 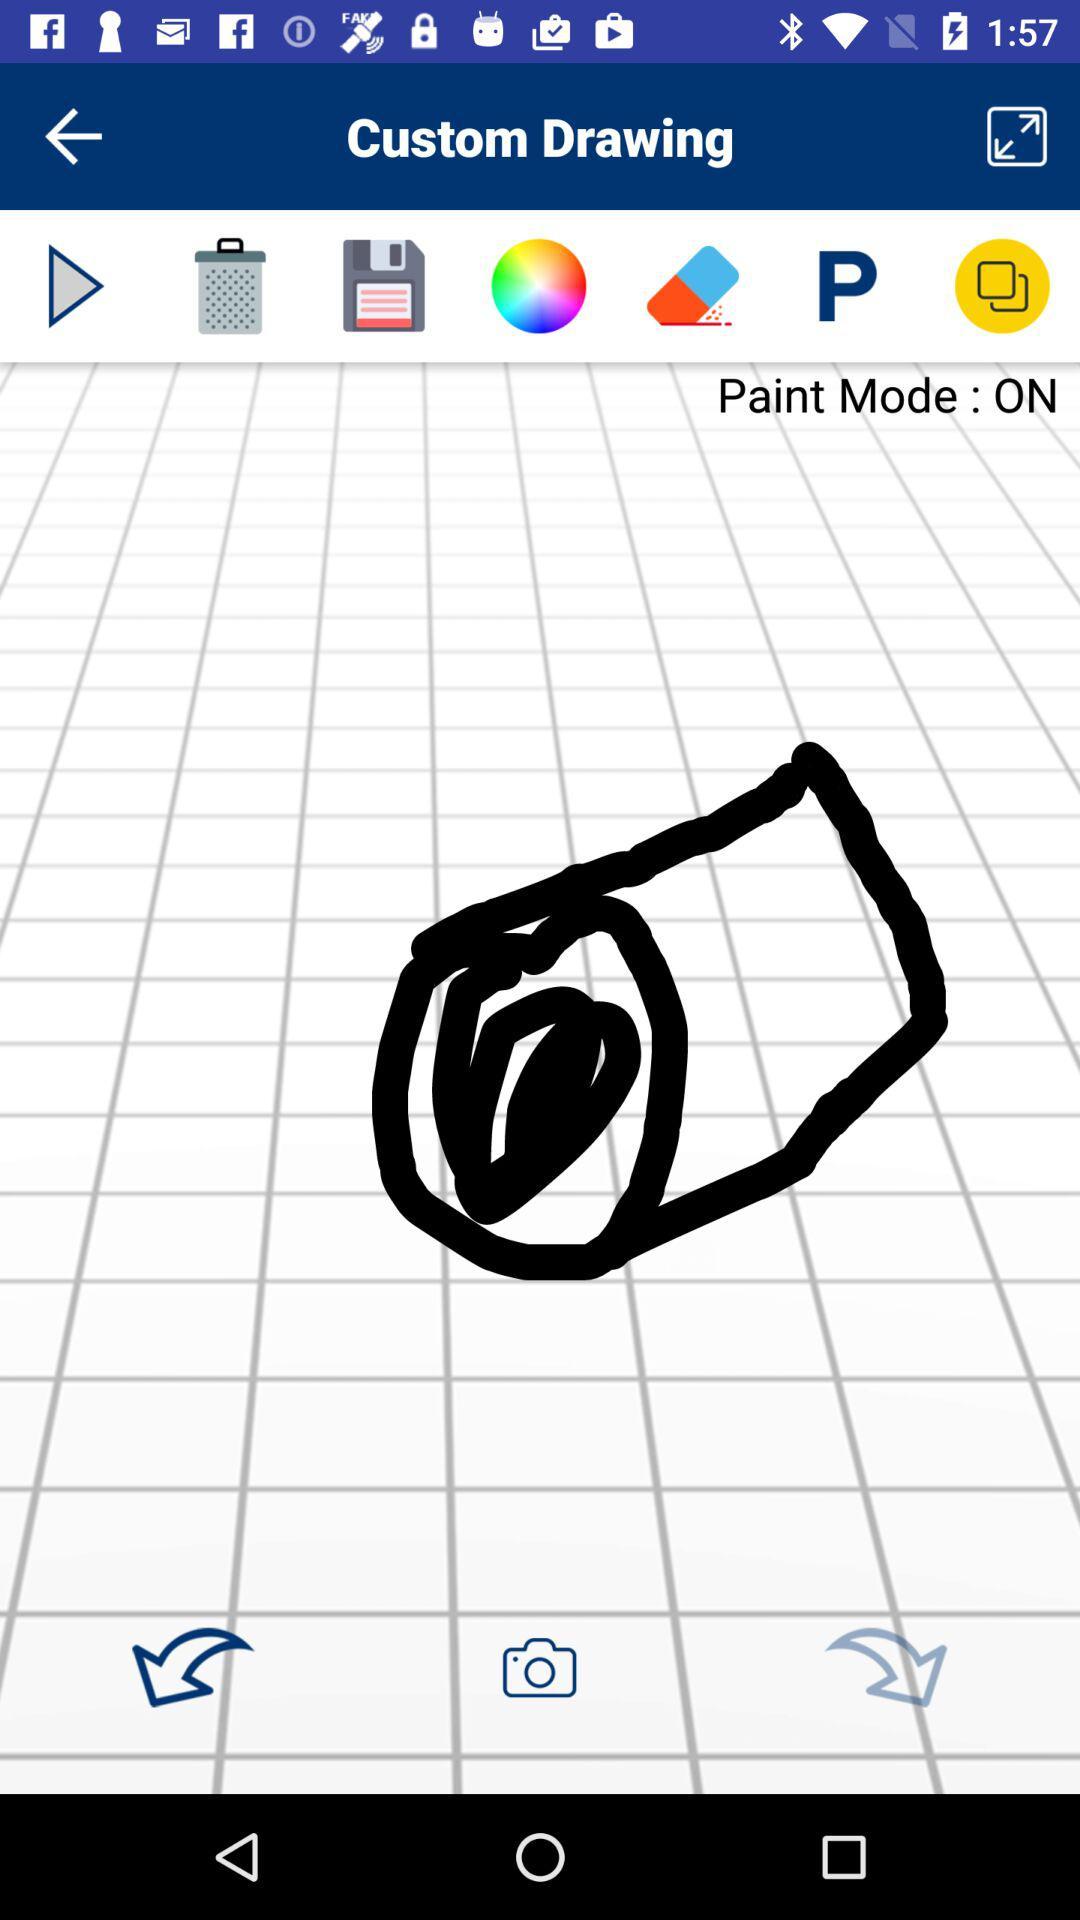 What do you see at coordinates (384, 285) in the screenshot?
I see `drawing` at bounding box center [384, 285].